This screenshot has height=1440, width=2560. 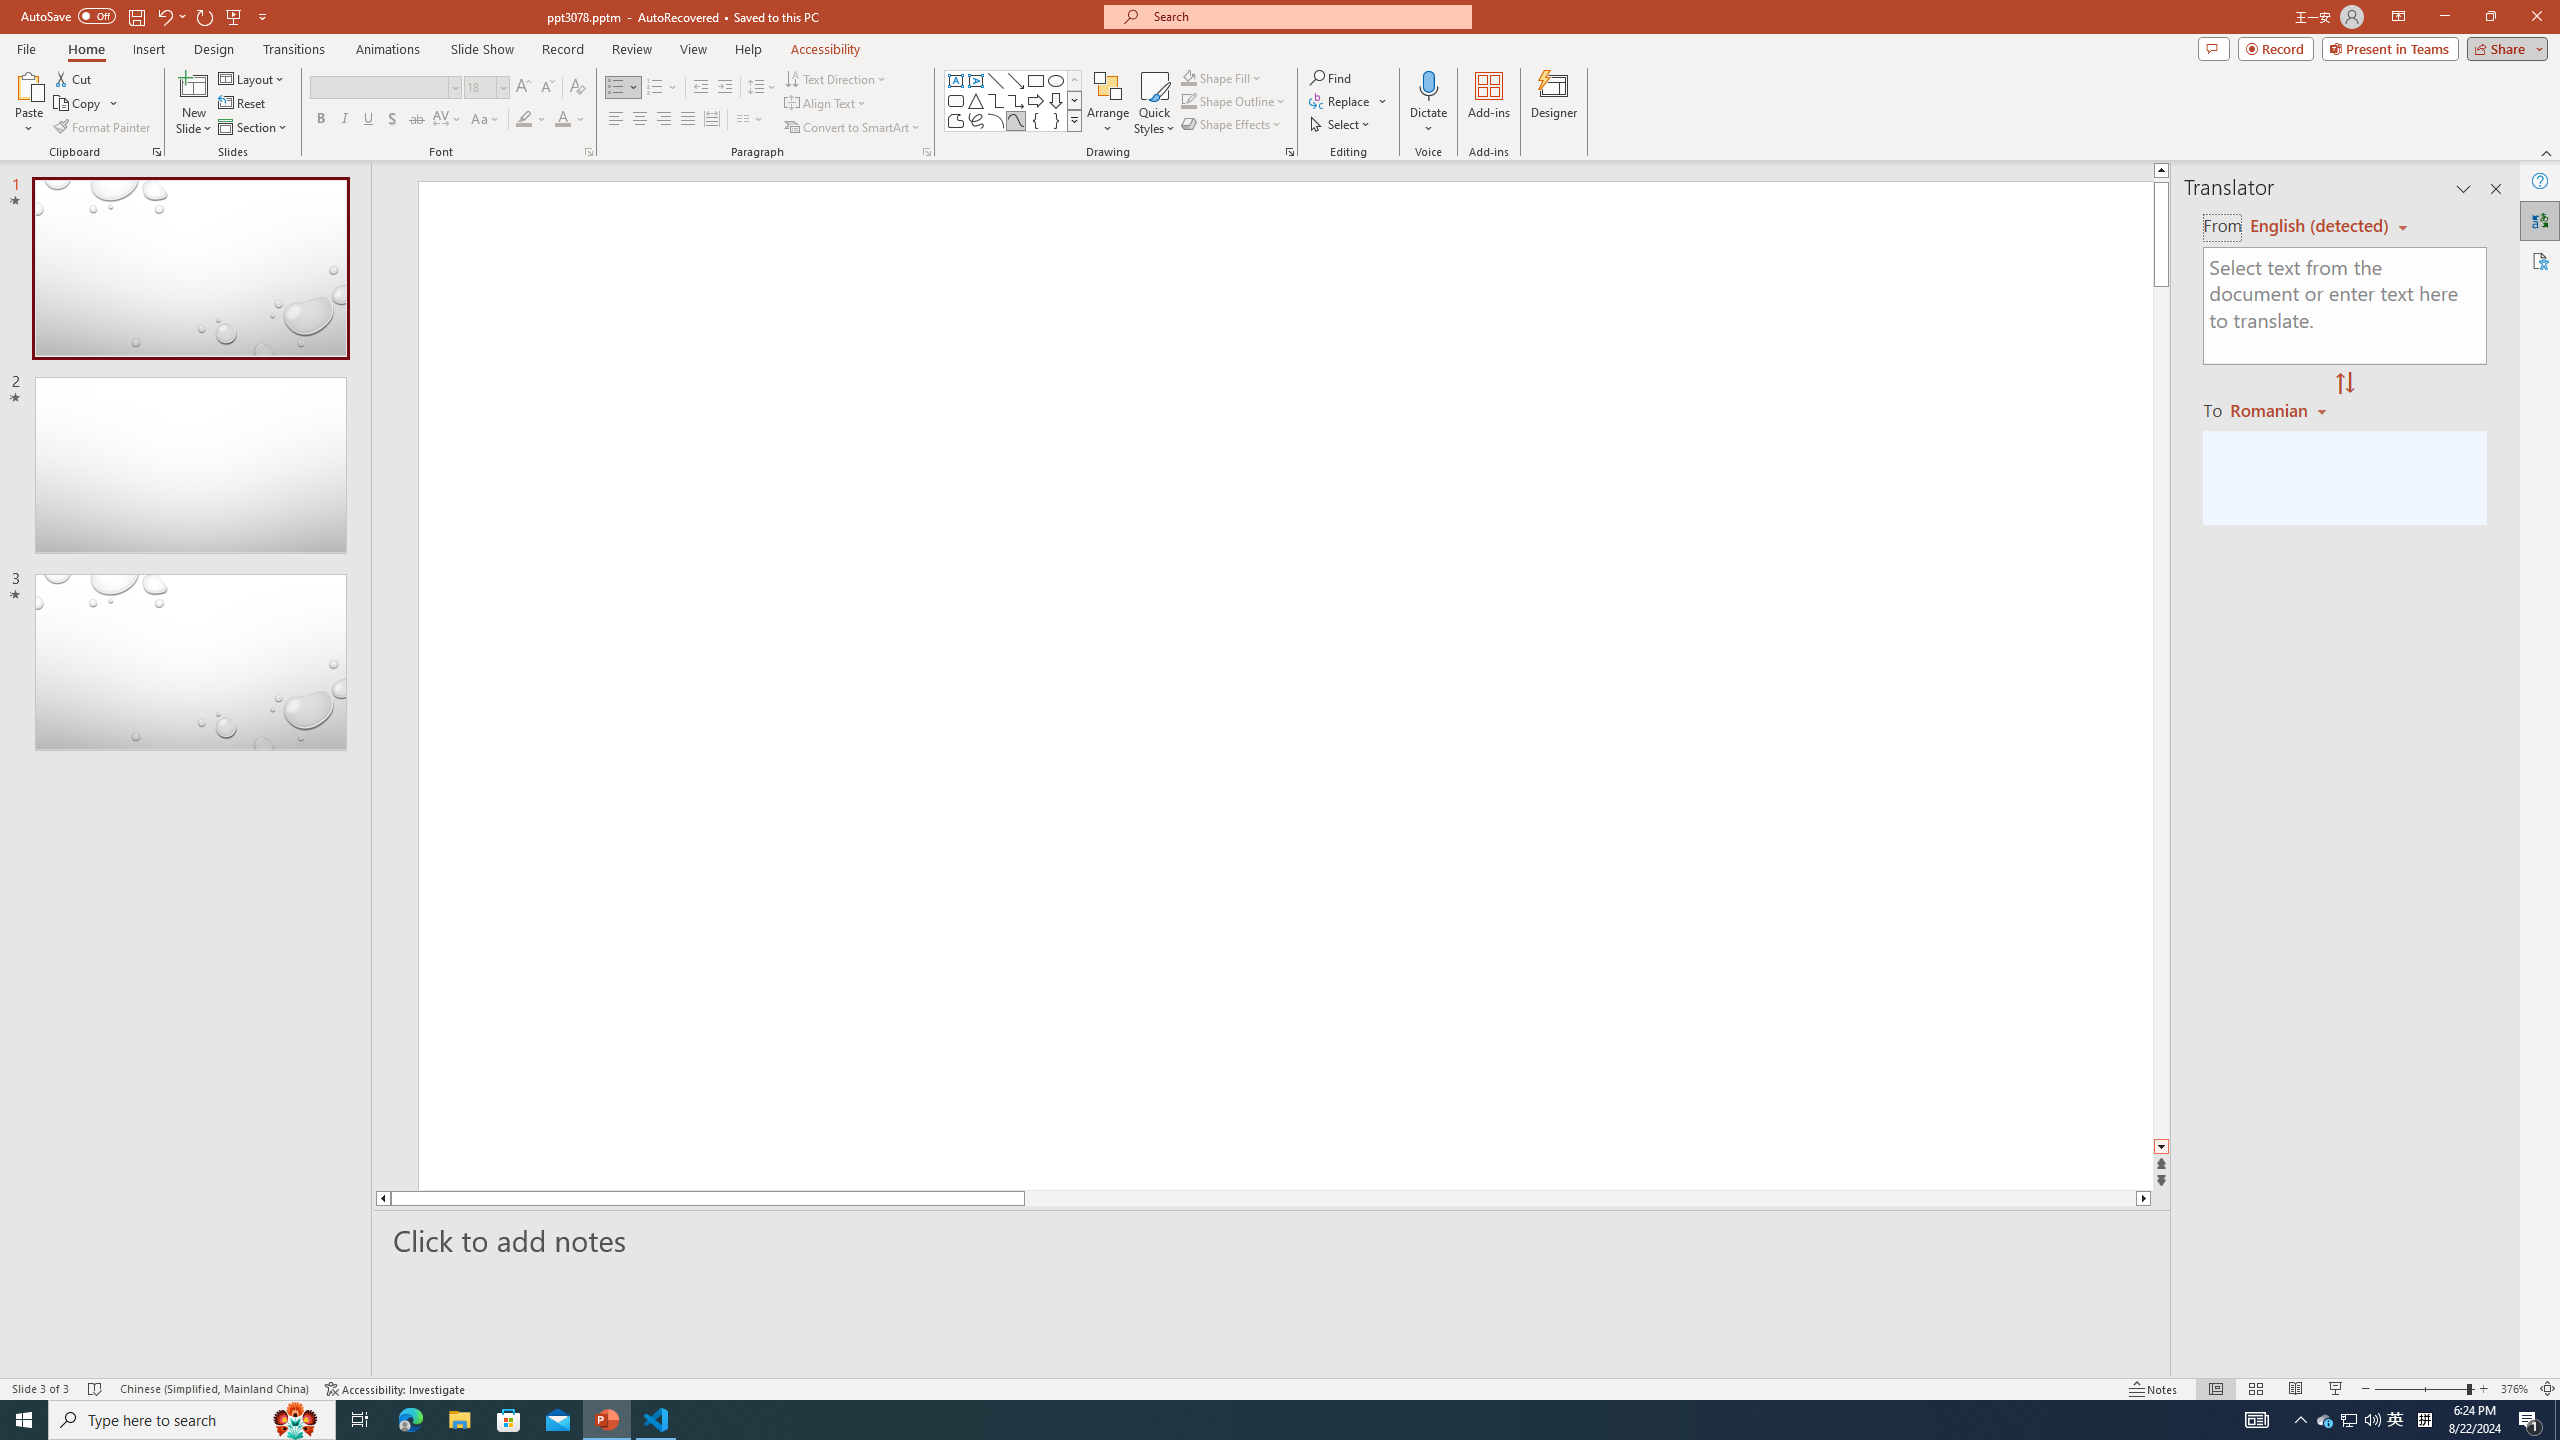 What do you see at coordinates (193, 103) in the screenshot?
I see `'New Slide'` at bounding box center [193, 103].